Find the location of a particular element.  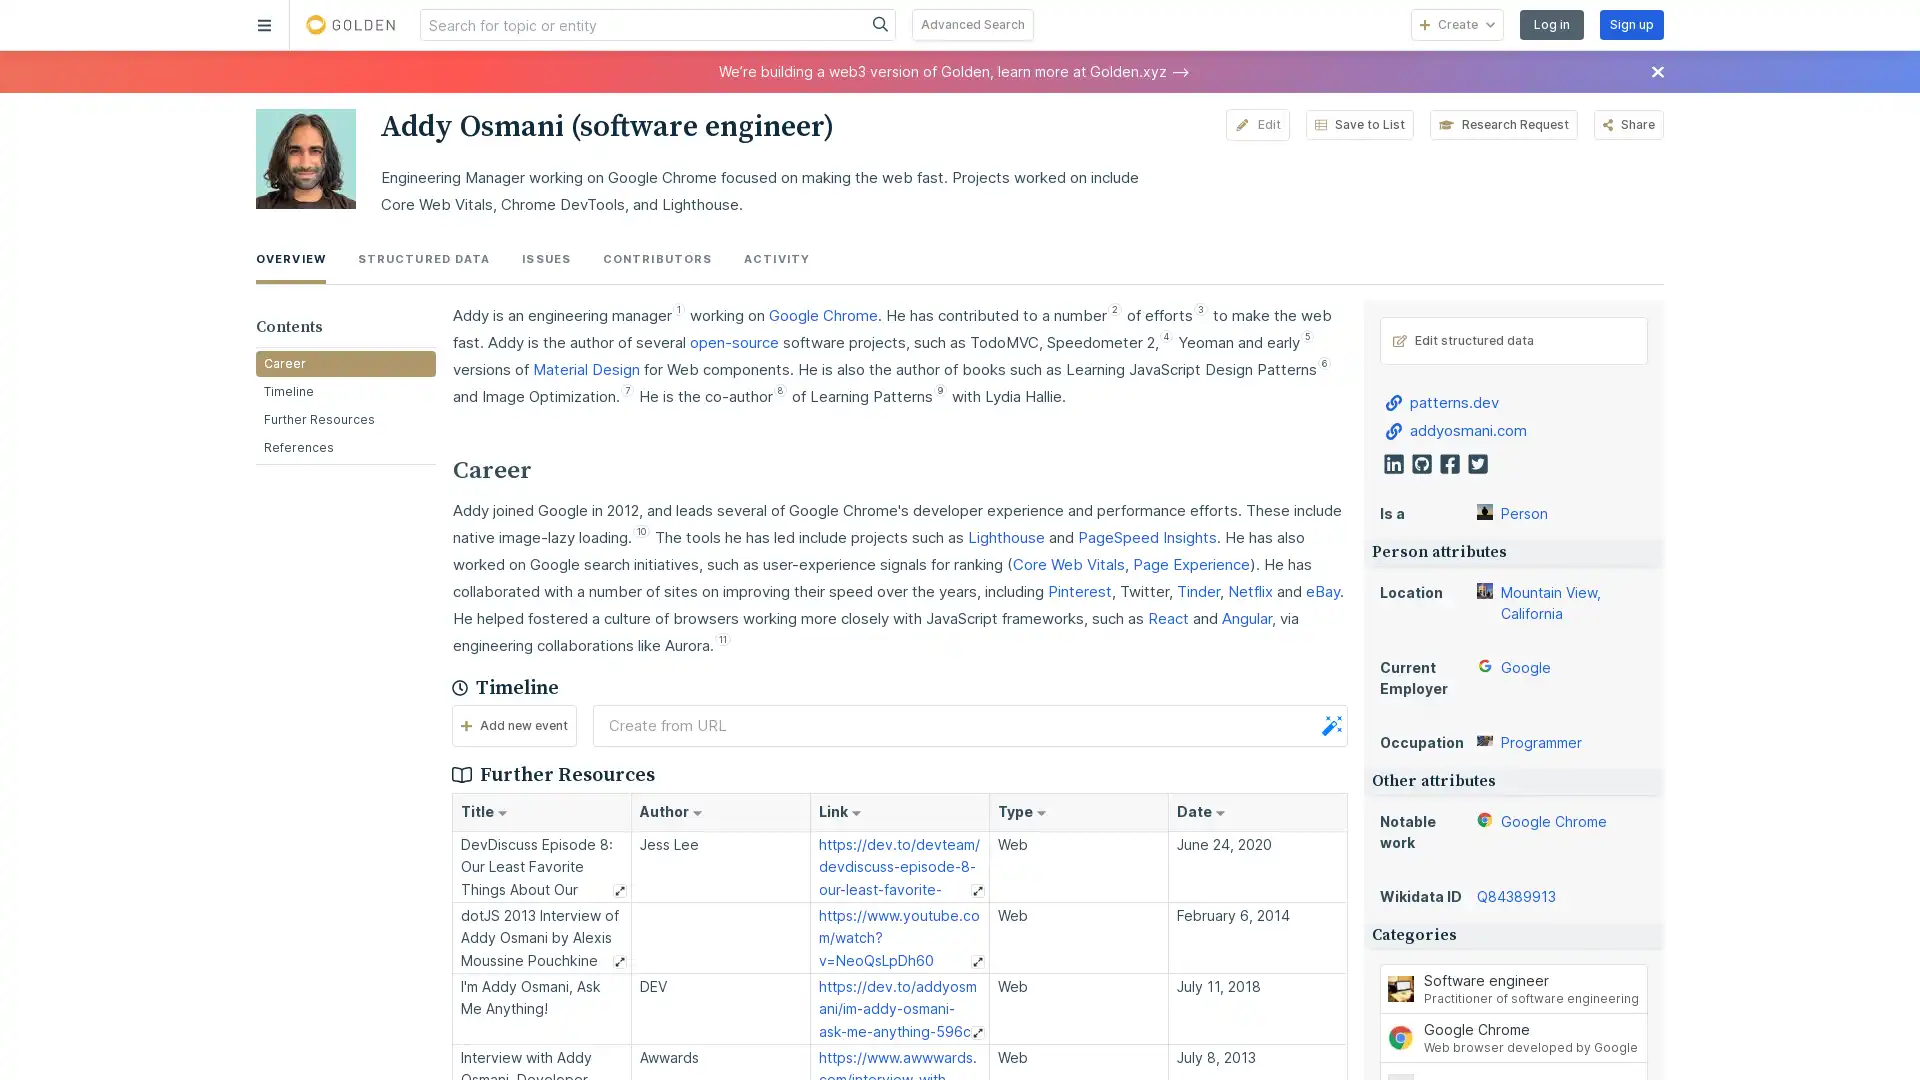

Research Request is located at coordinates (1502, 124).